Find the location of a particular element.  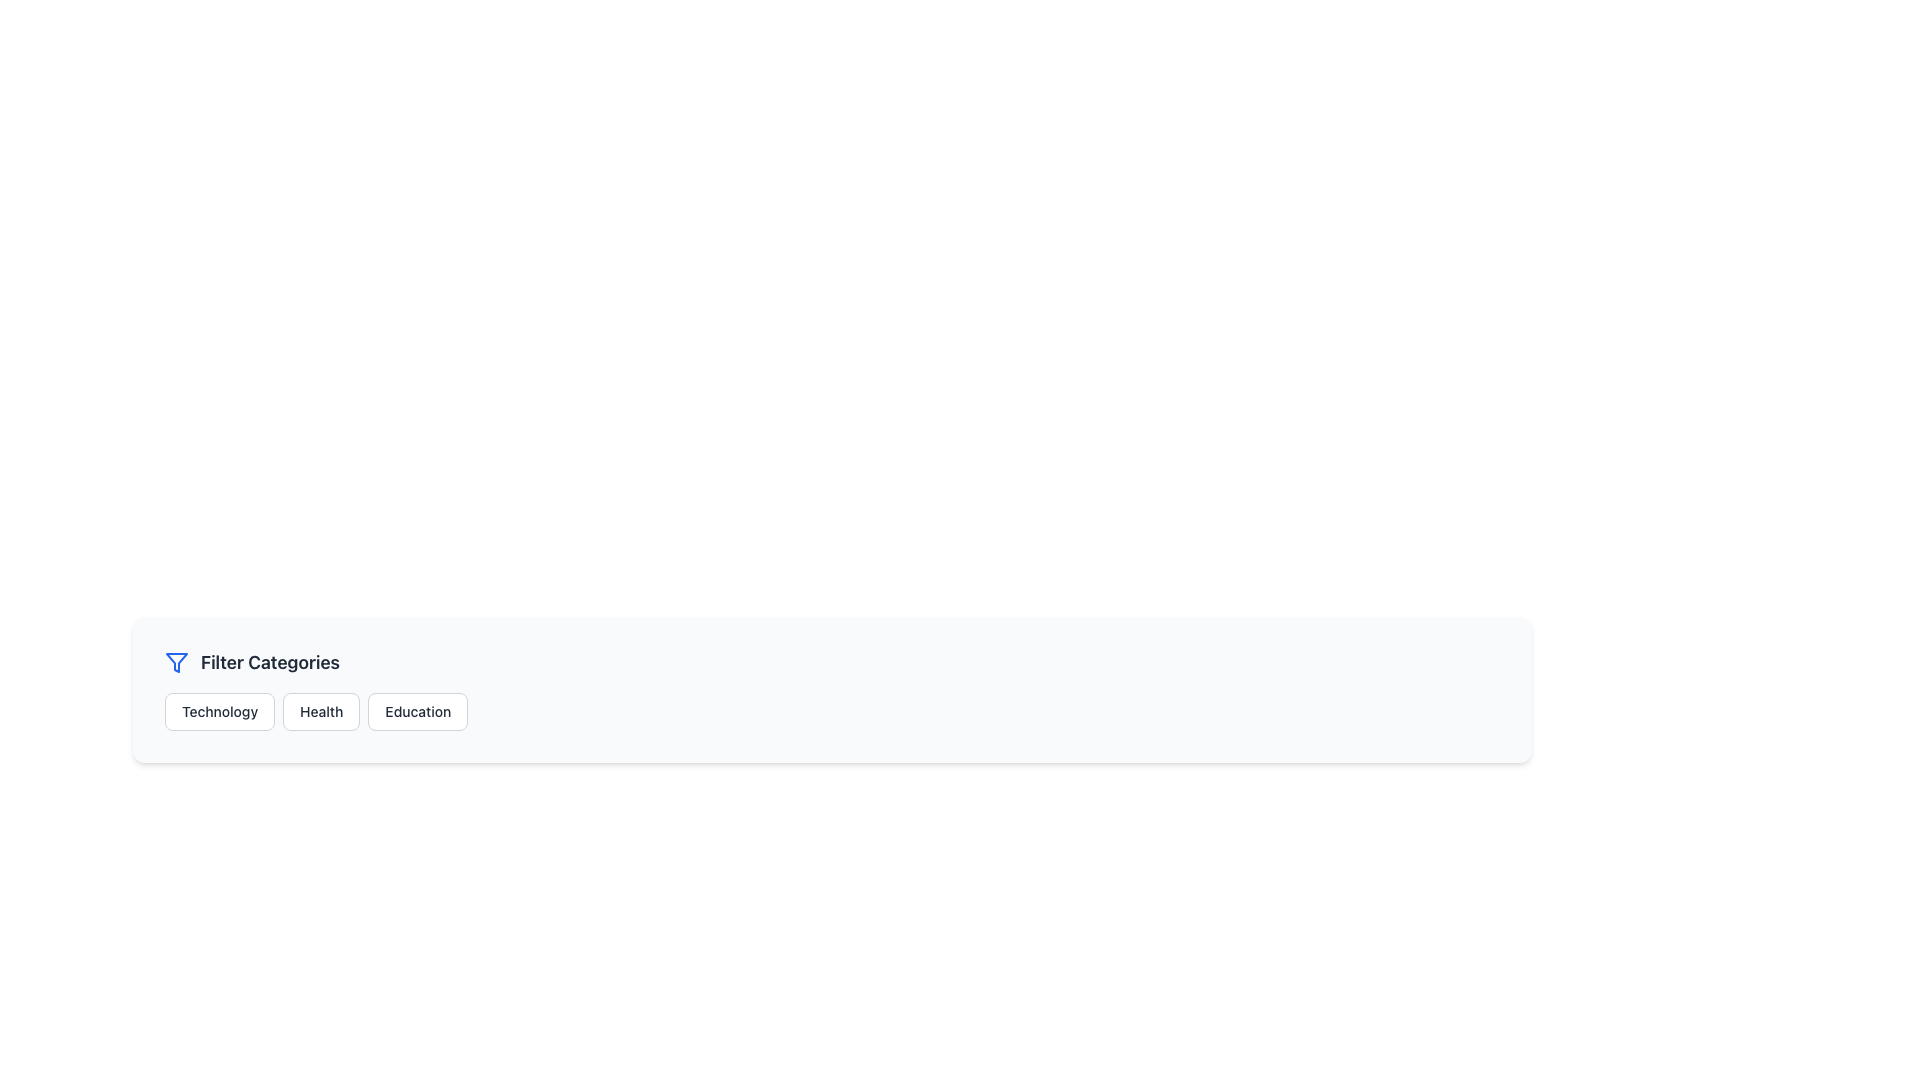

the 'Education' button, which is the third button in the 'Filter Categories' section is located at coordinates (417, 711).